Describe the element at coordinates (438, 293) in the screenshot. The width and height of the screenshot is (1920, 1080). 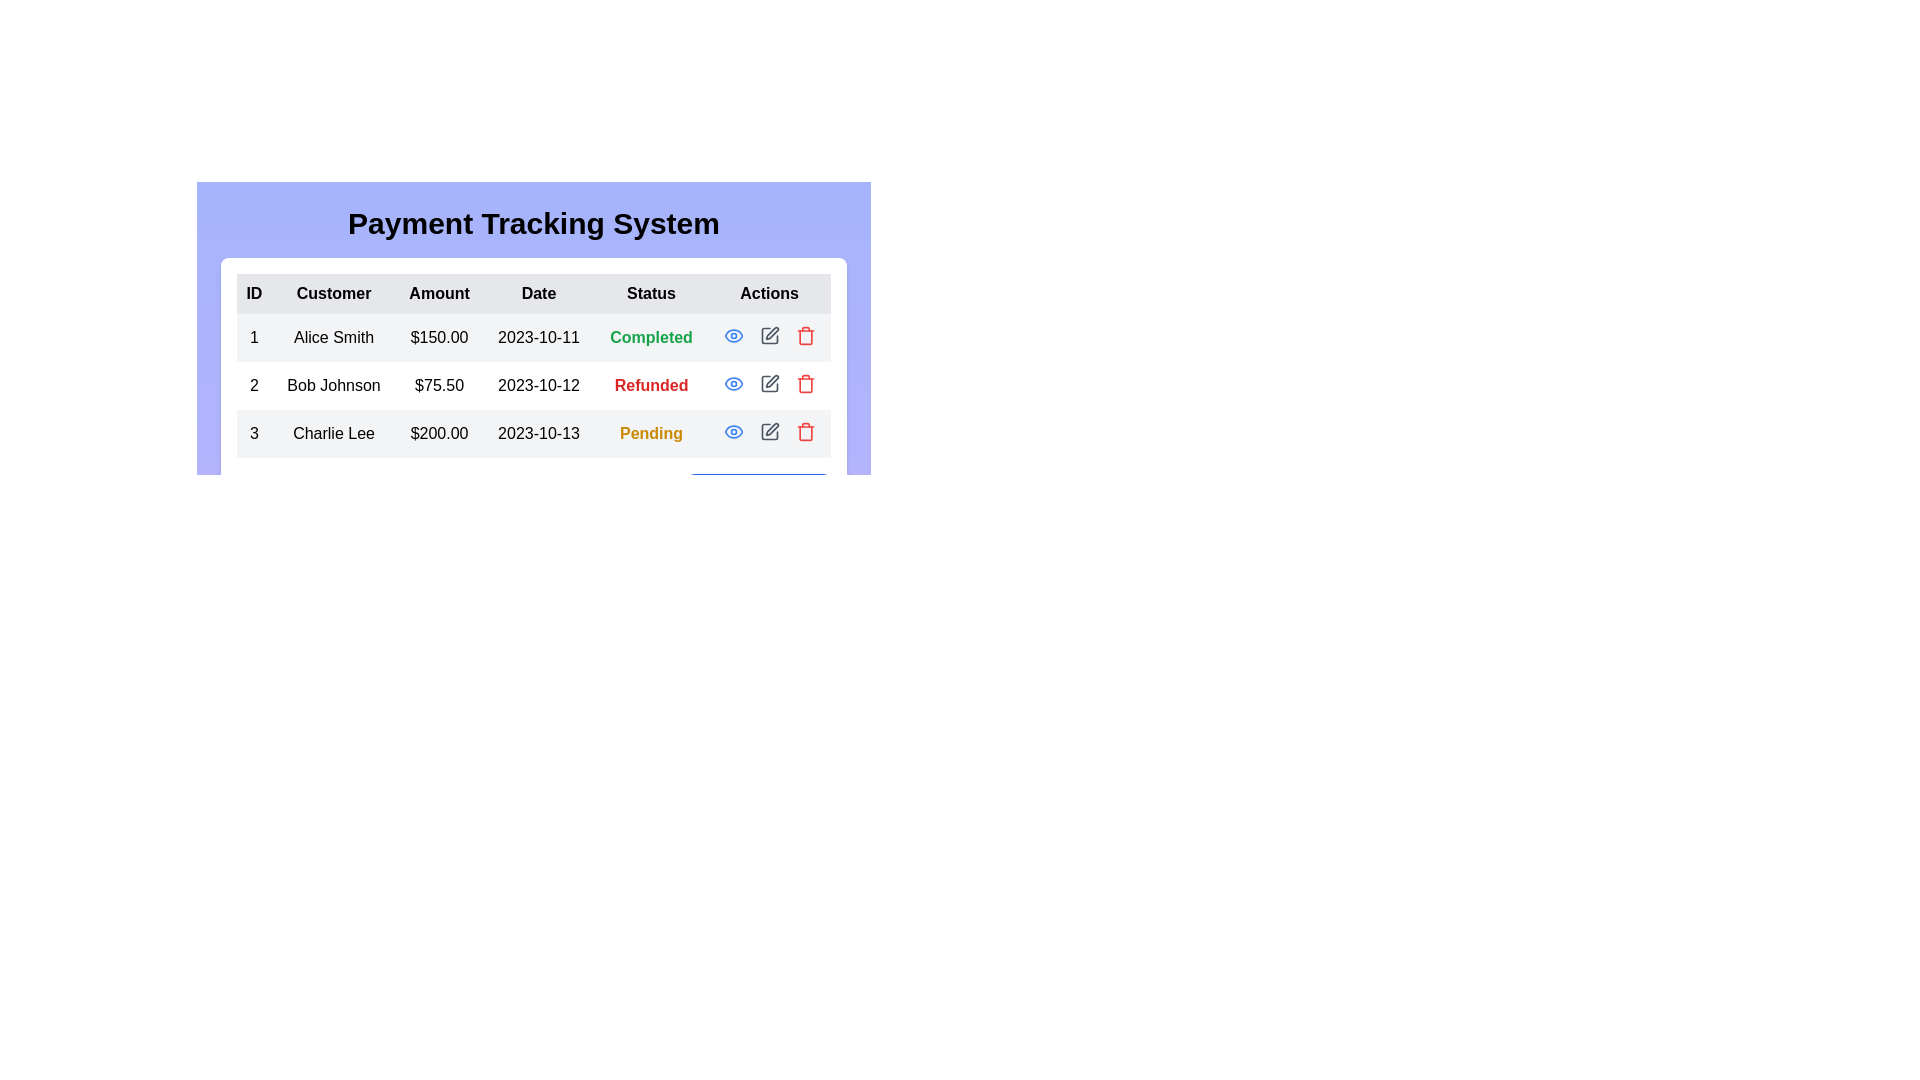
I see `the 'Amount' header label in the table, which is located in the third column and visually styled with a gray background` at that location.